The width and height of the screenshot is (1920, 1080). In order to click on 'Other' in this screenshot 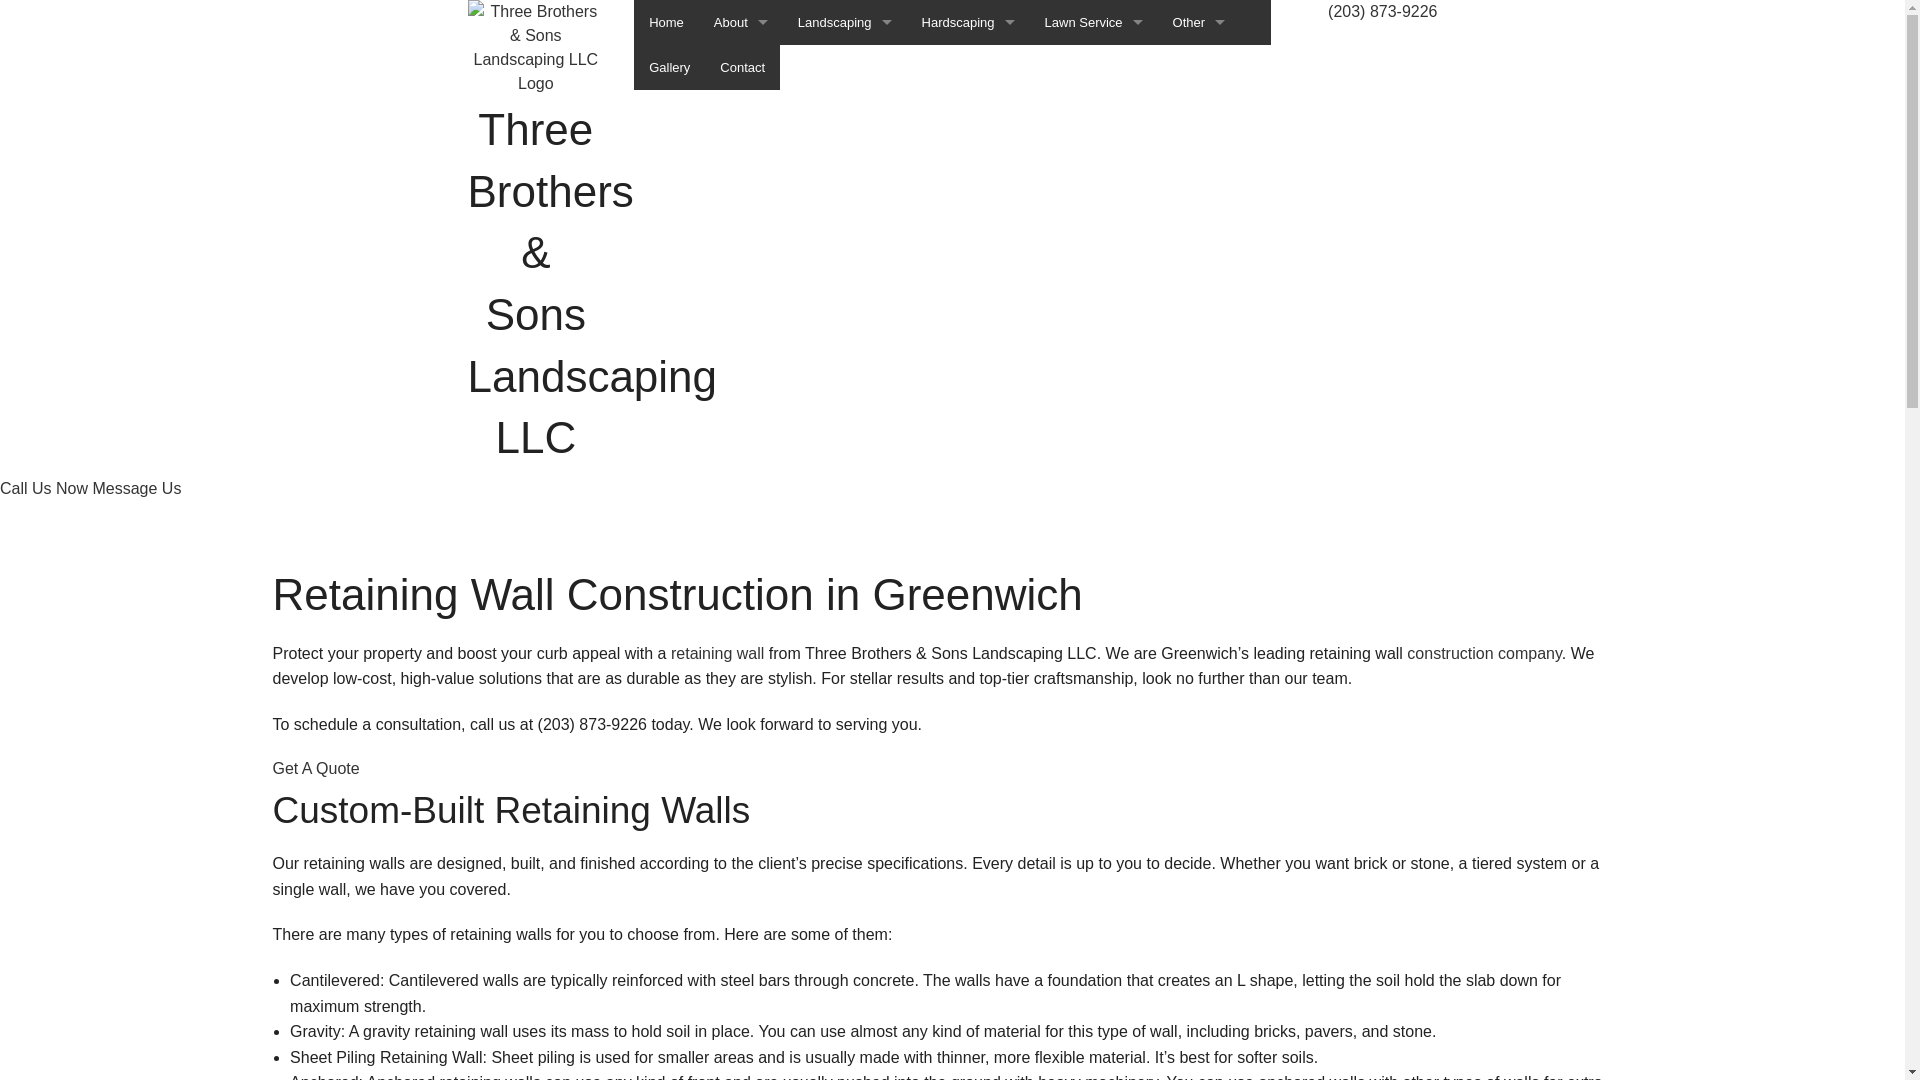, I will do `click(1199, 22)`.